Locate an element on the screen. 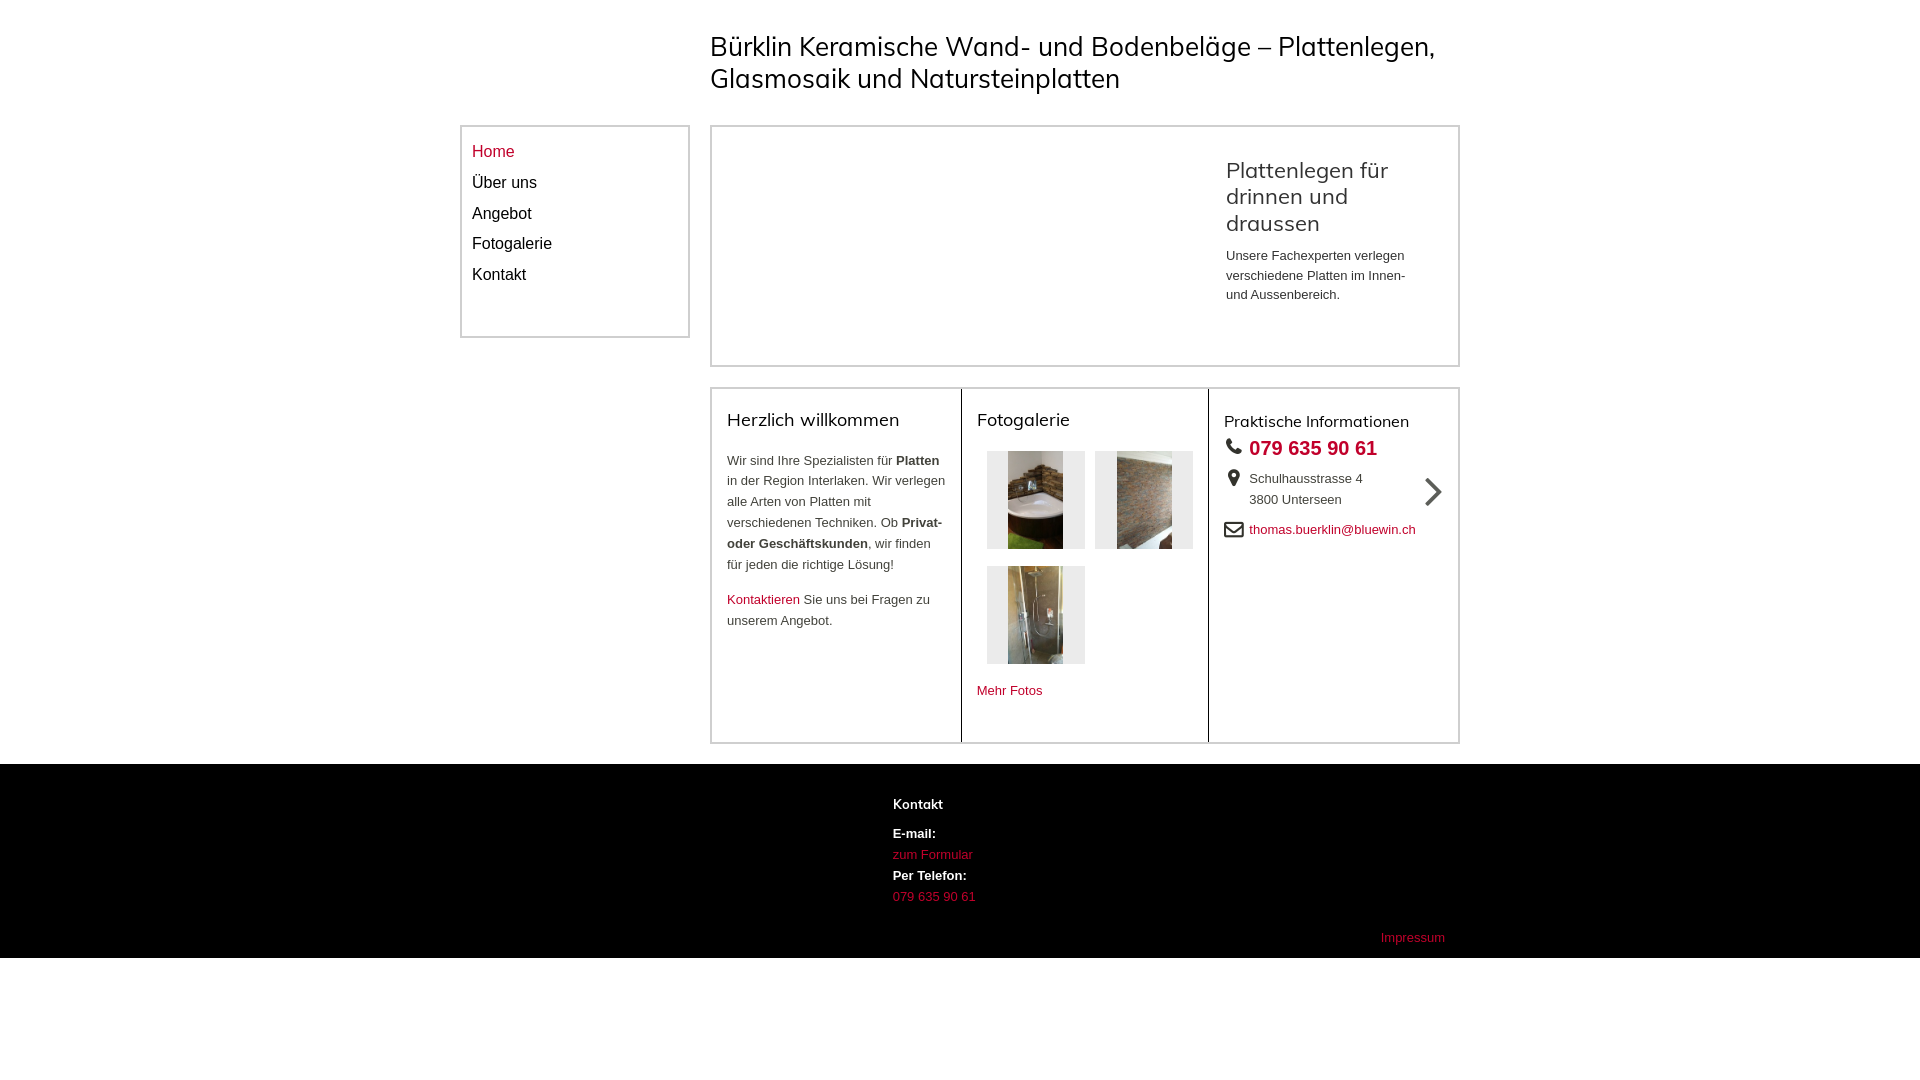 The height and width of the screenshot is (1080, 1920). '079 635 90 61' is located at coordinates (933, 895).